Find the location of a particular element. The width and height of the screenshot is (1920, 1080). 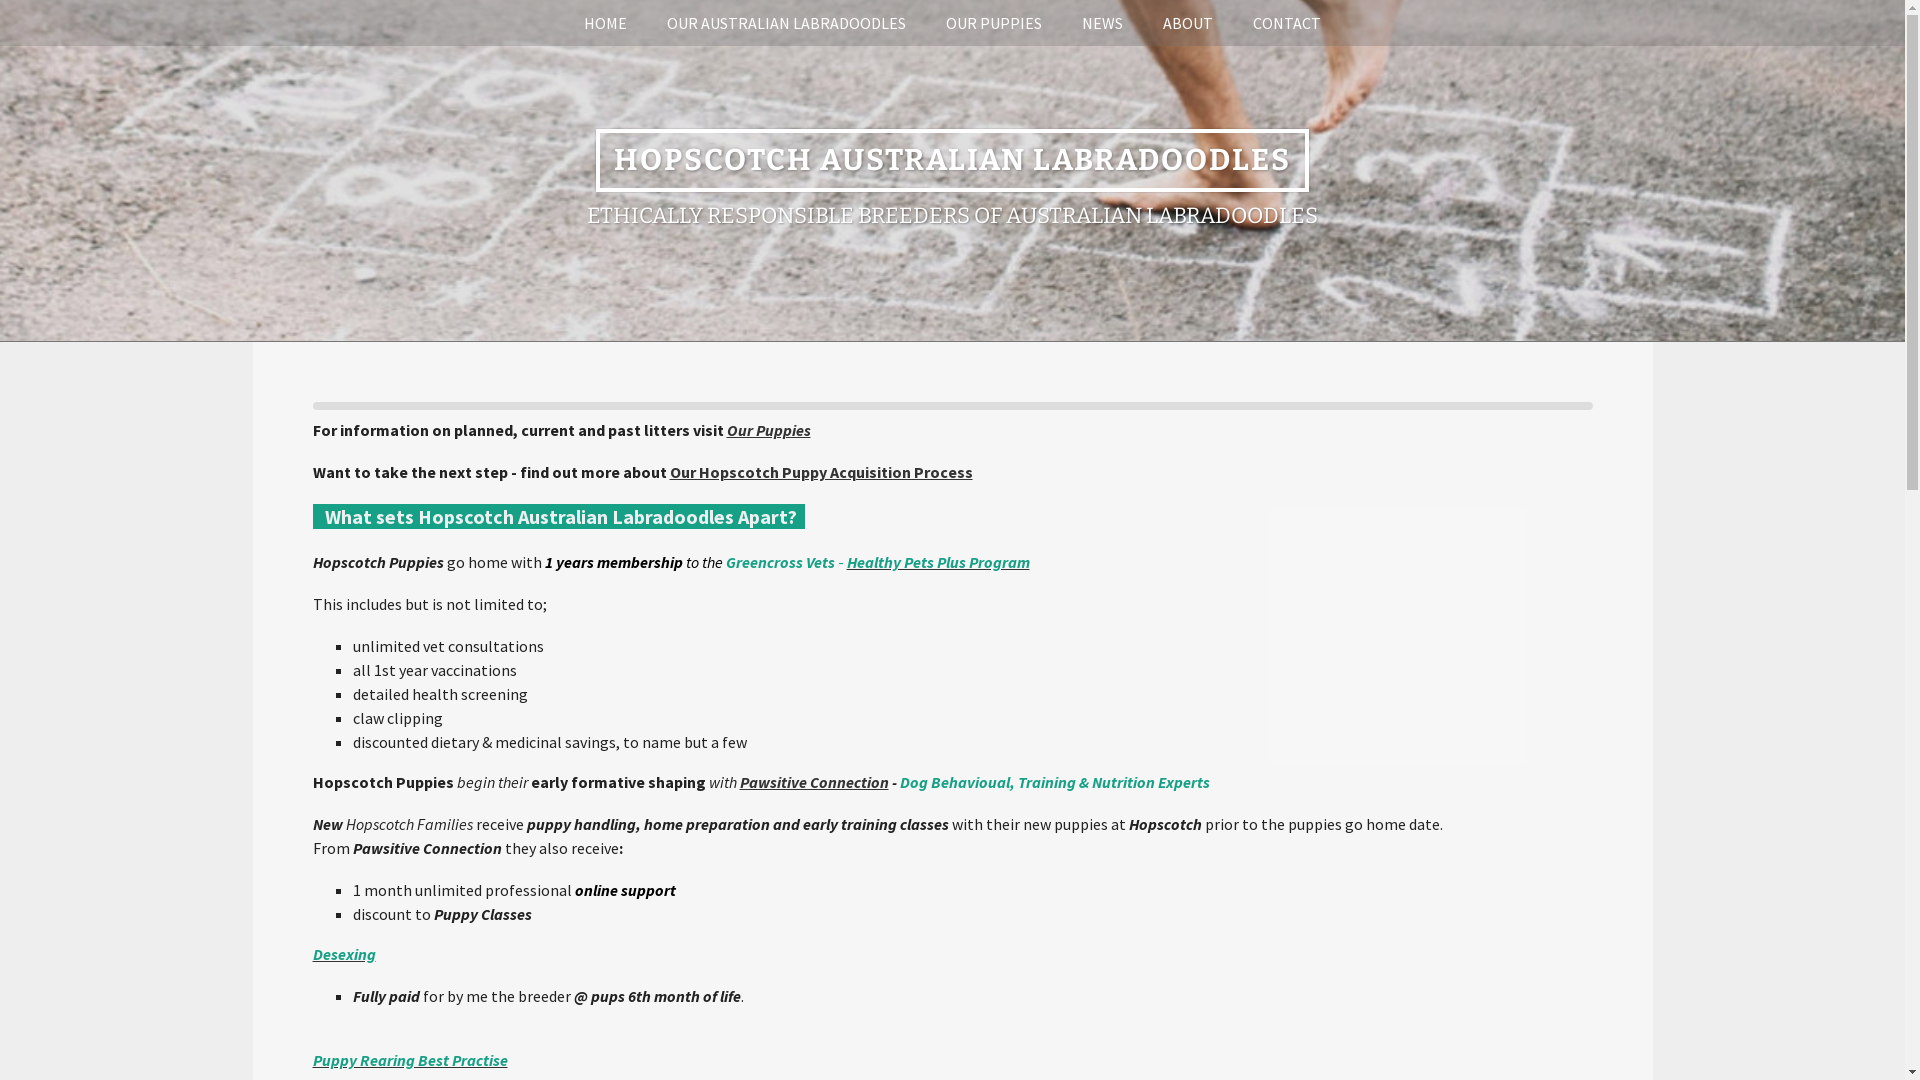

'ABOUT' is located at coordinates (1188, 23).